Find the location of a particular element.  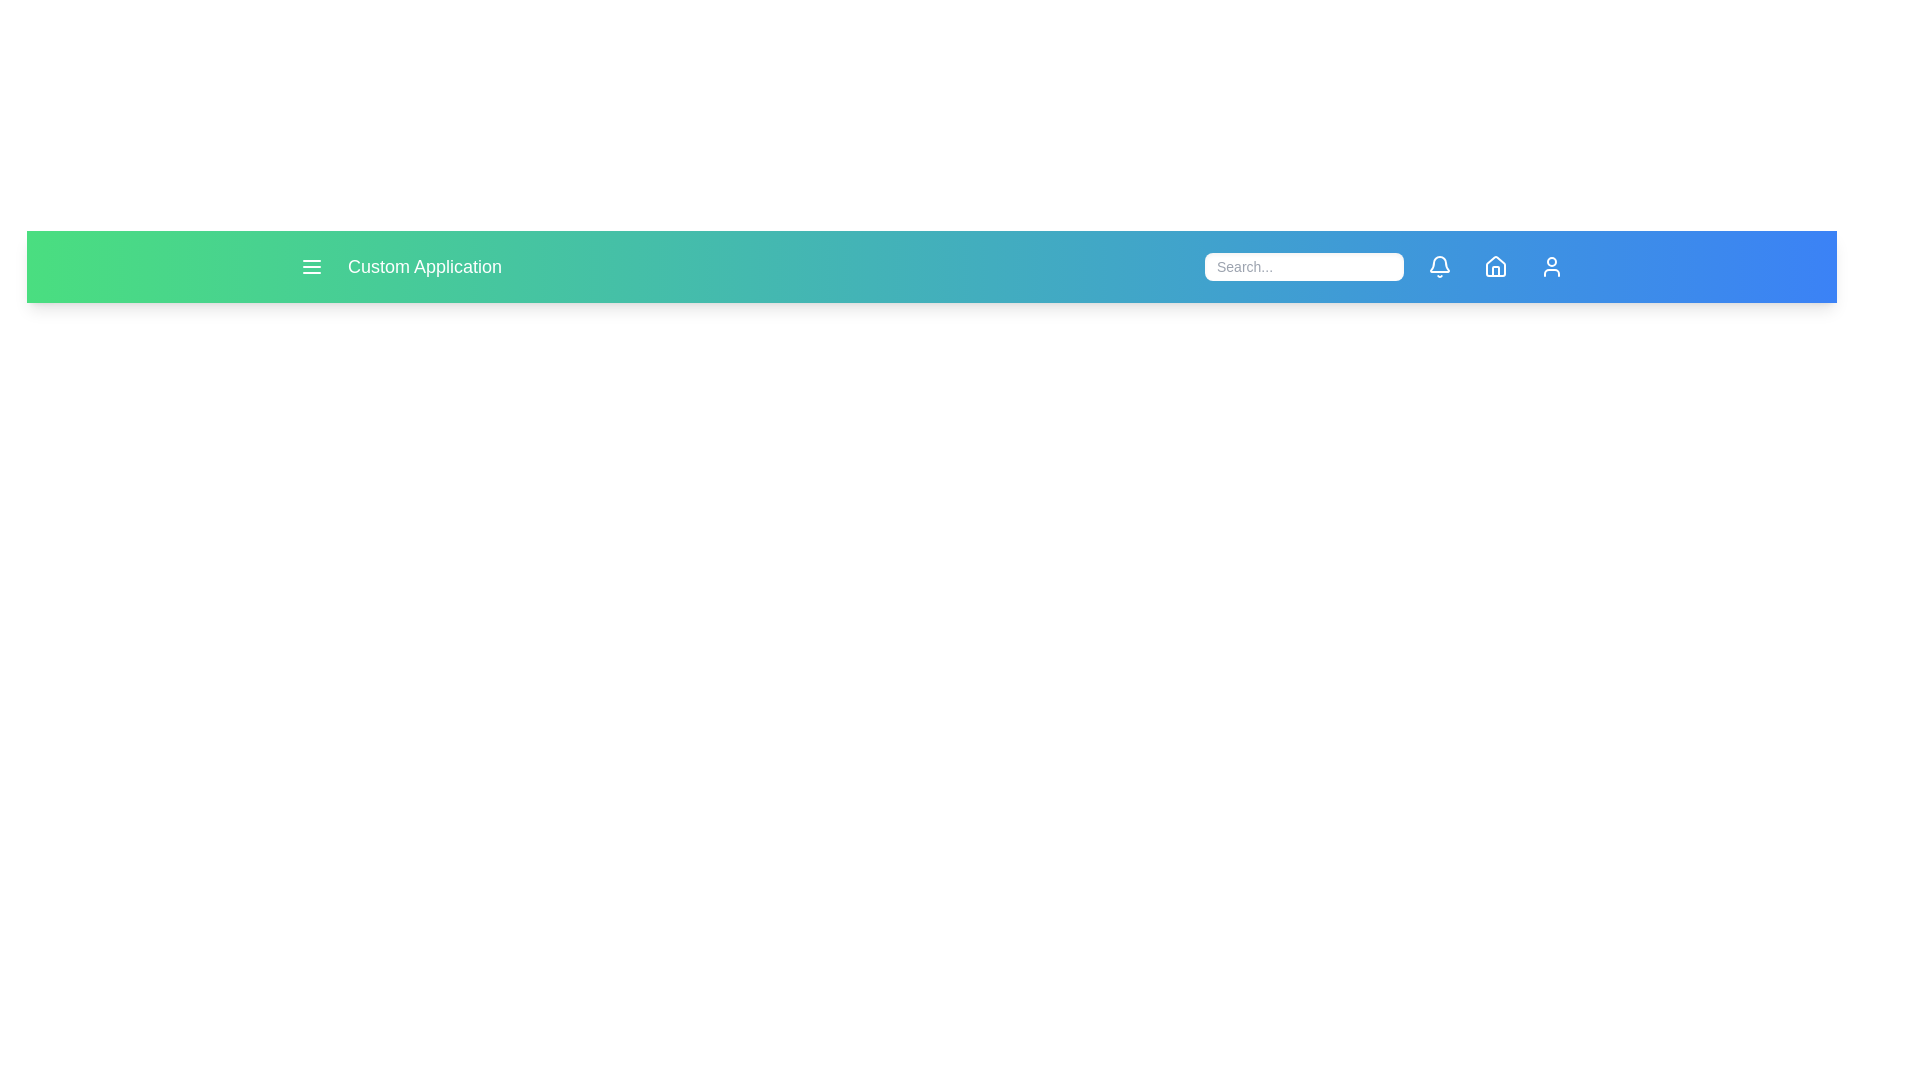

the home icon to navigate to the home page is located at coordinates (1496, 265).